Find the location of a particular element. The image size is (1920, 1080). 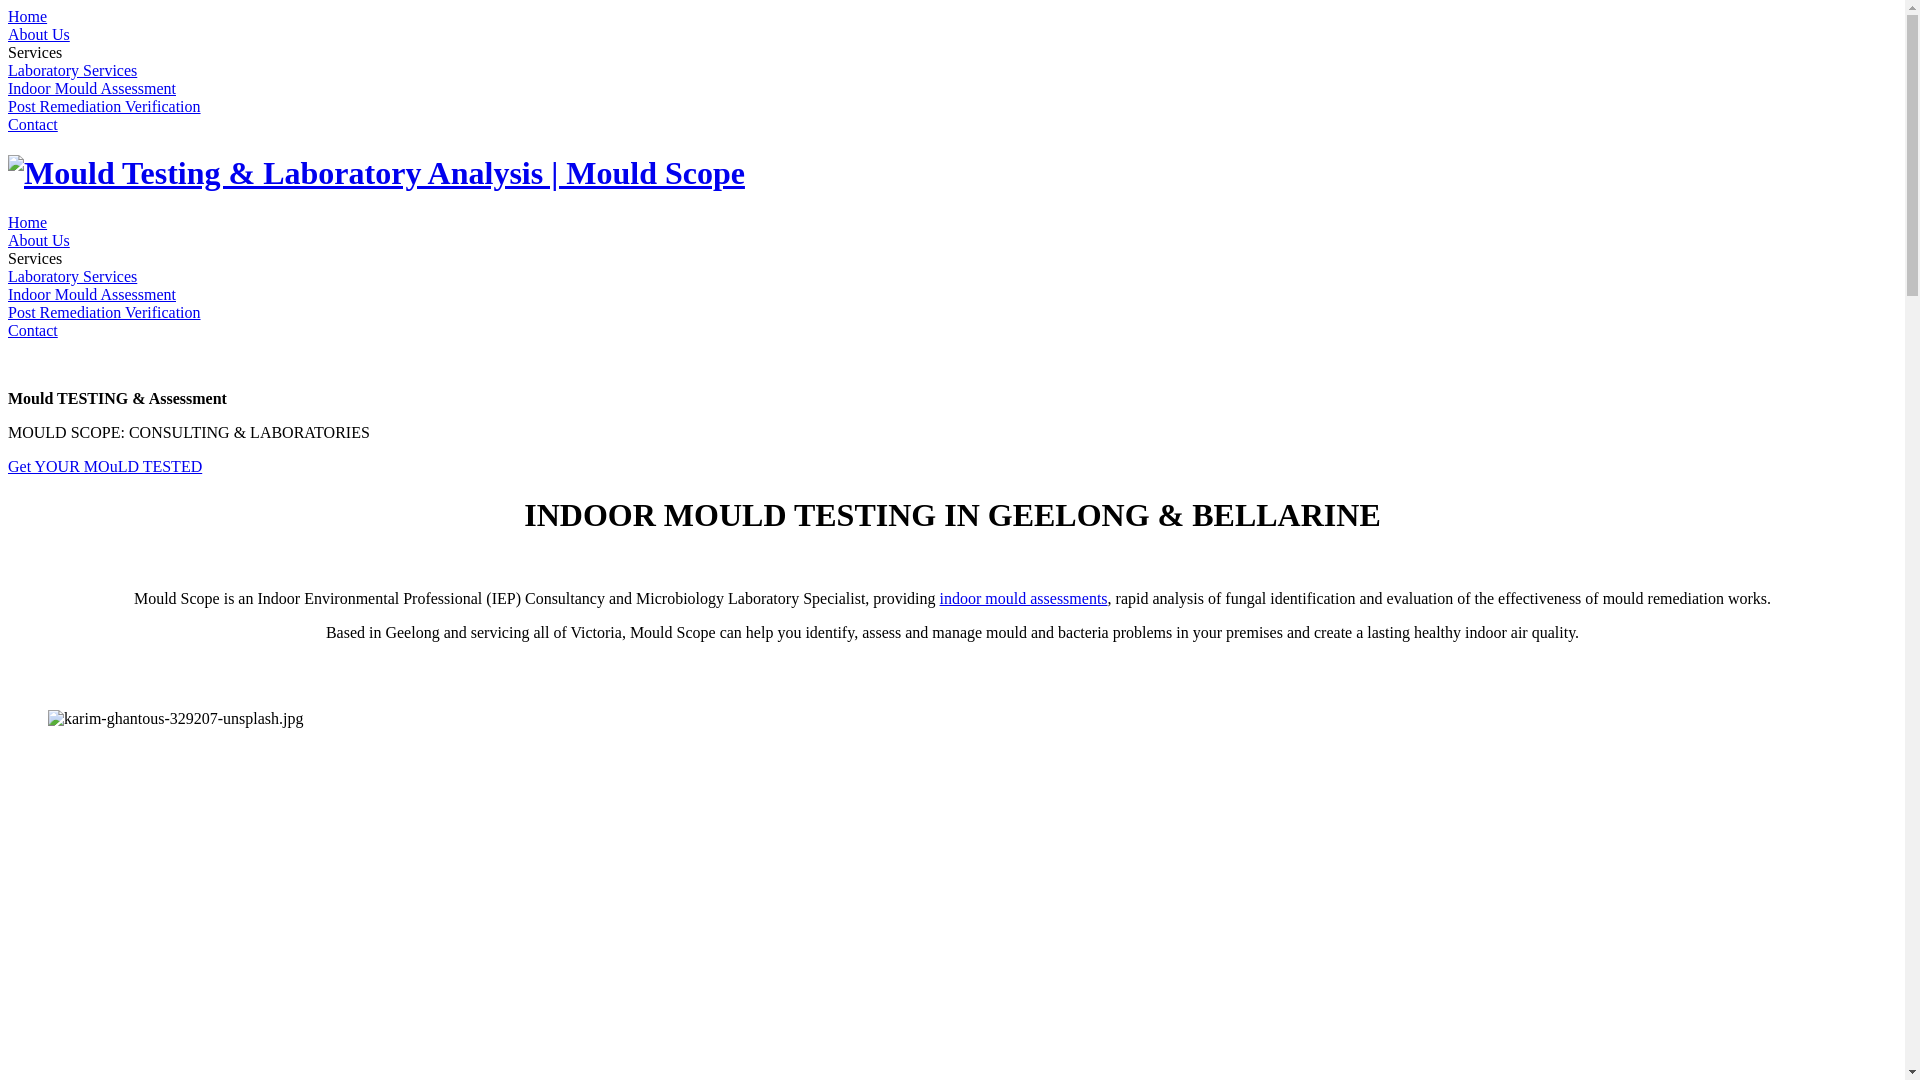

'Laboratory Services' is located at coordinates (72, 276).